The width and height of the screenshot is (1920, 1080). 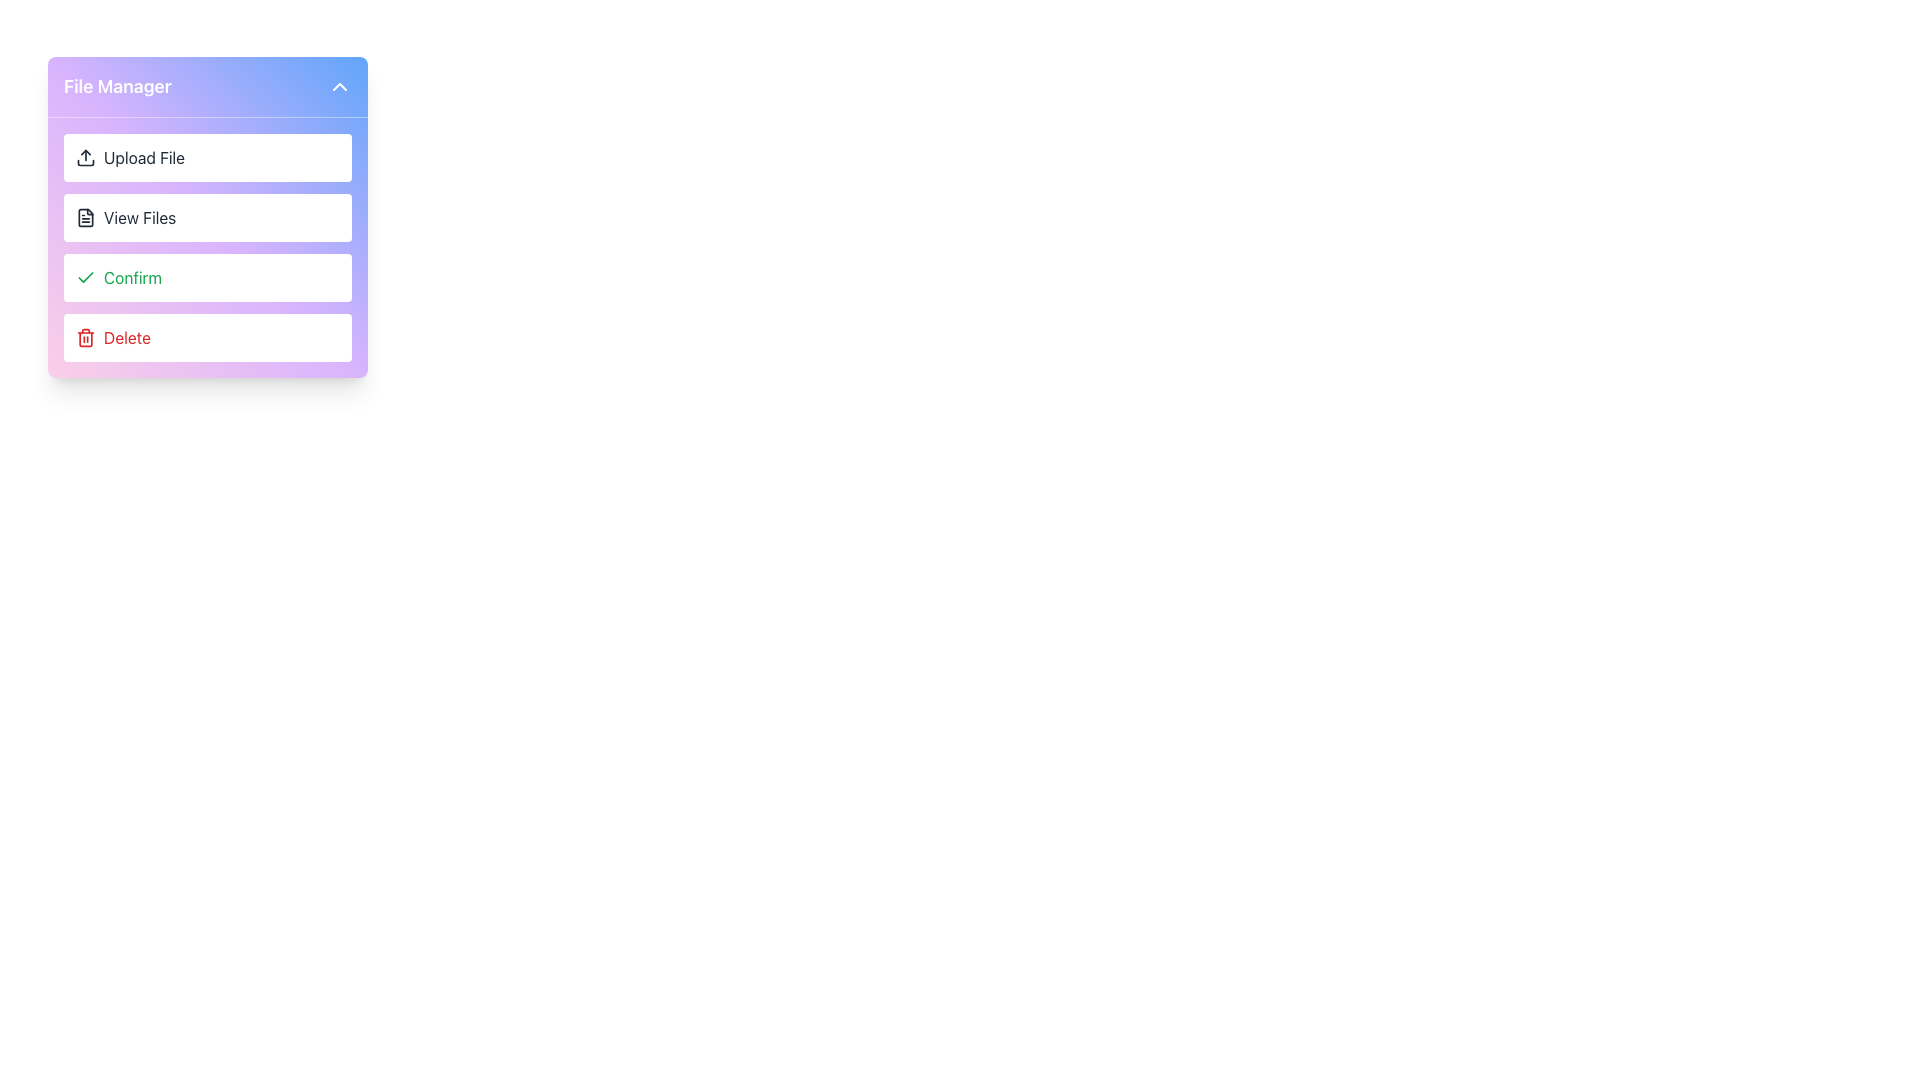 I want to click on the toggle button located in the top-right corner of the 'File Manager' header, so click(x=340, y=86).